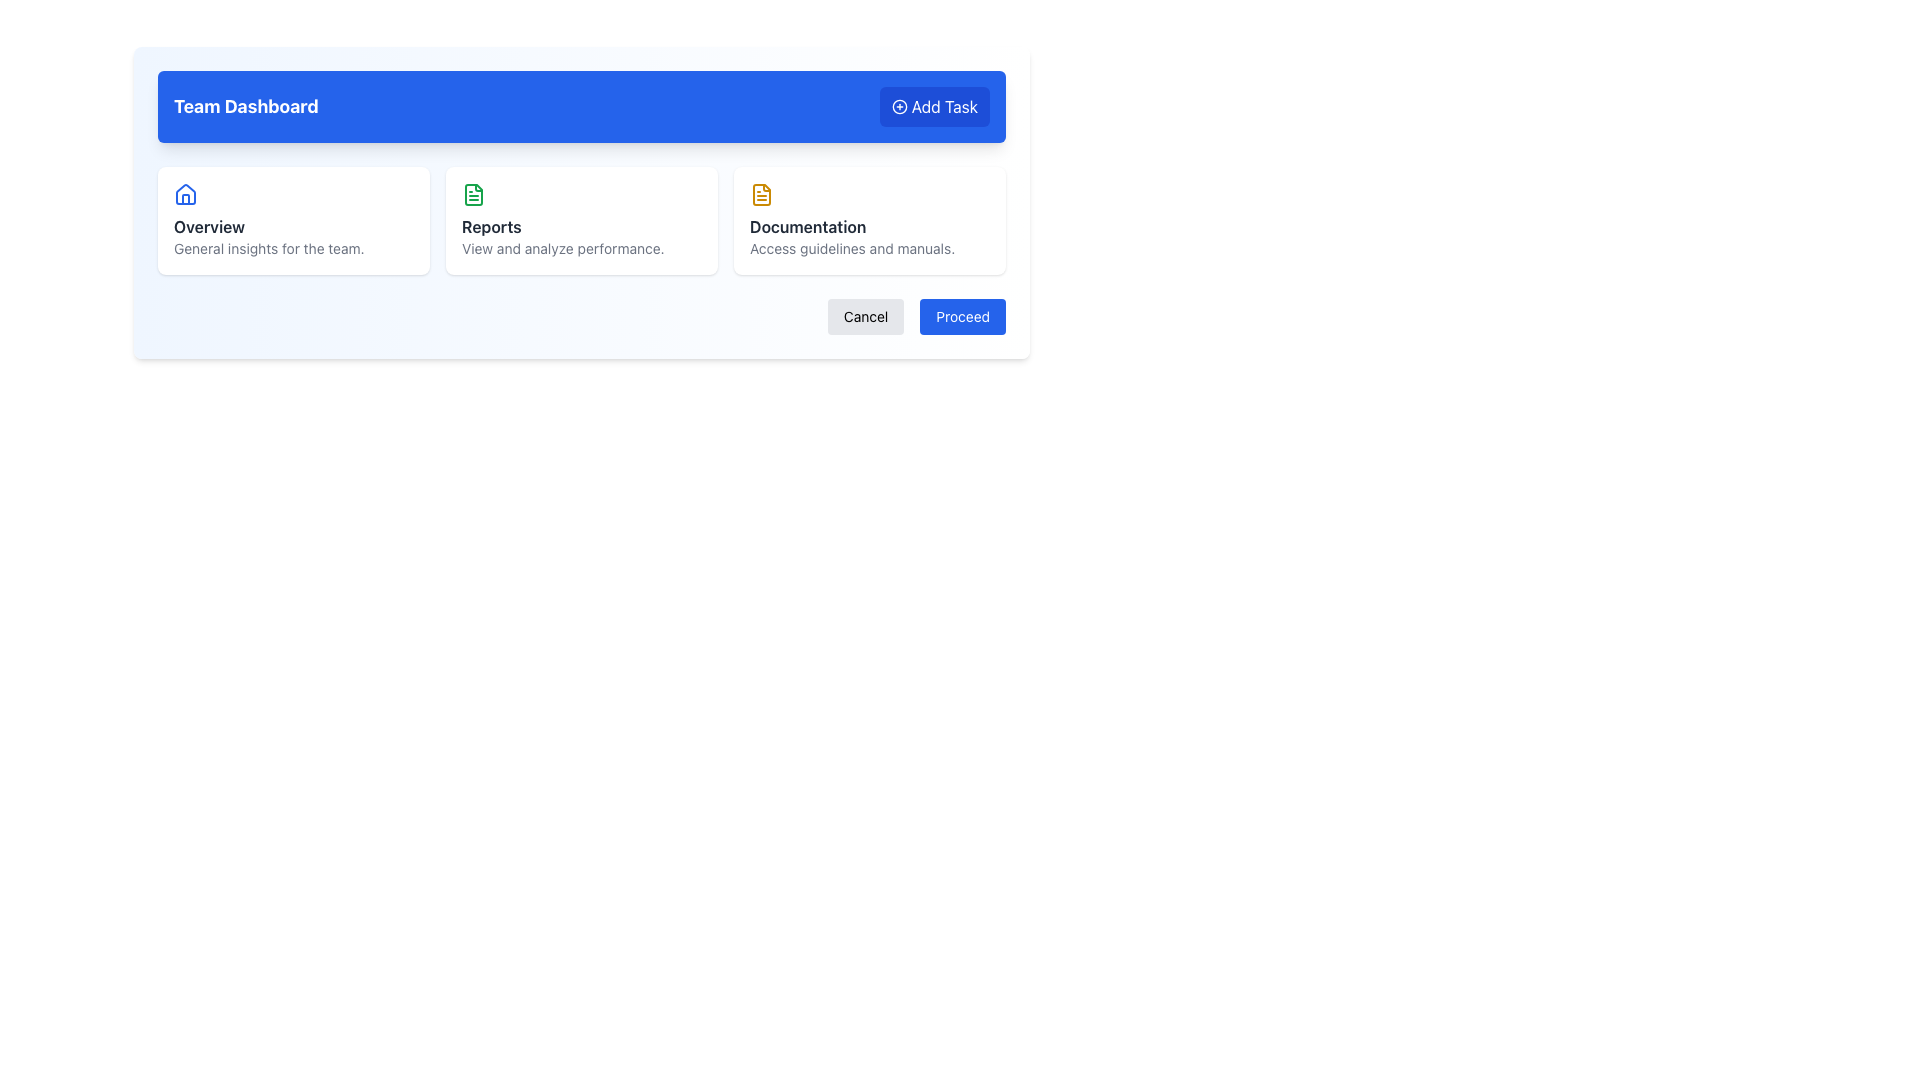  I want to click on the 'Overview' icon located in the first column of three horizontal cards under the 'Team Dashboard' title, so click(186, 193).